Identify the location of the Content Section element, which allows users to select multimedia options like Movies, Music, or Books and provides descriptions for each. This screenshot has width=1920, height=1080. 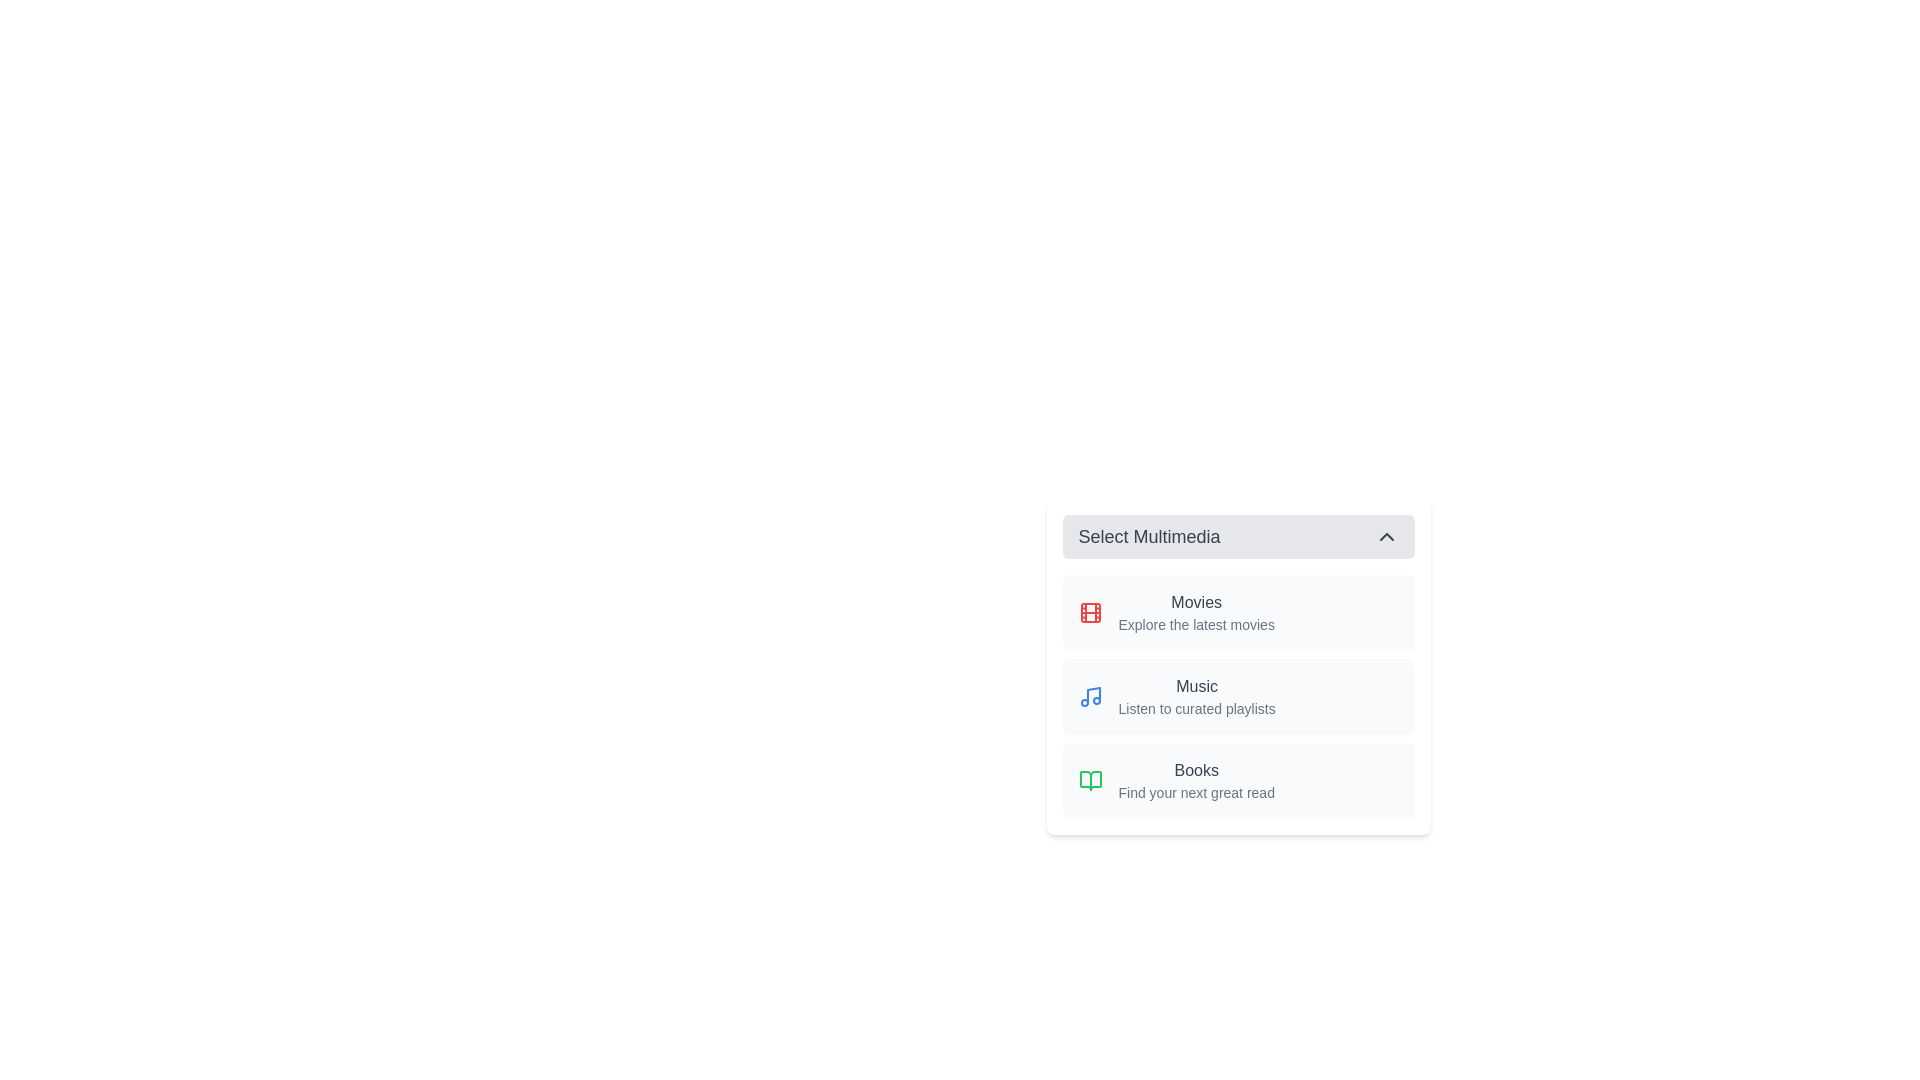
(1237, 666).